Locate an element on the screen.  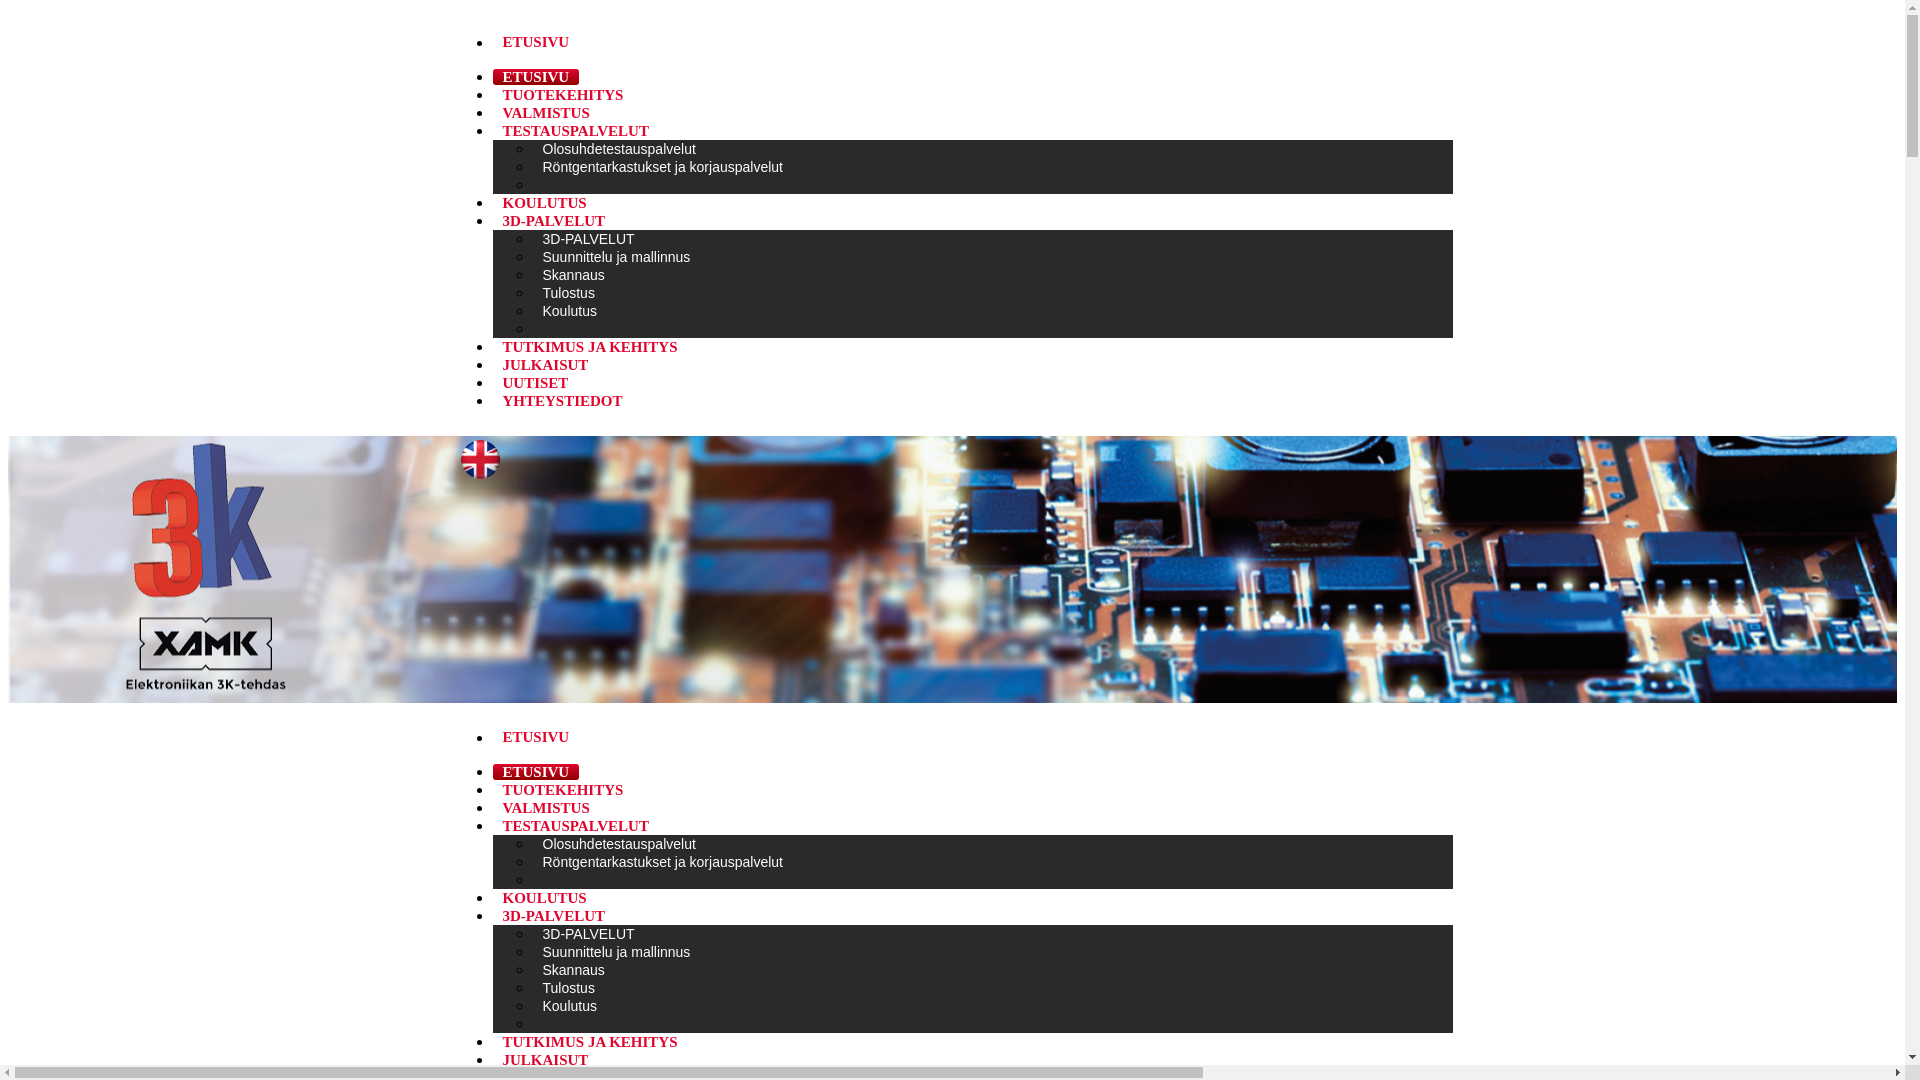
'3D-PALVELUT' is located at coordinates (553, 915).